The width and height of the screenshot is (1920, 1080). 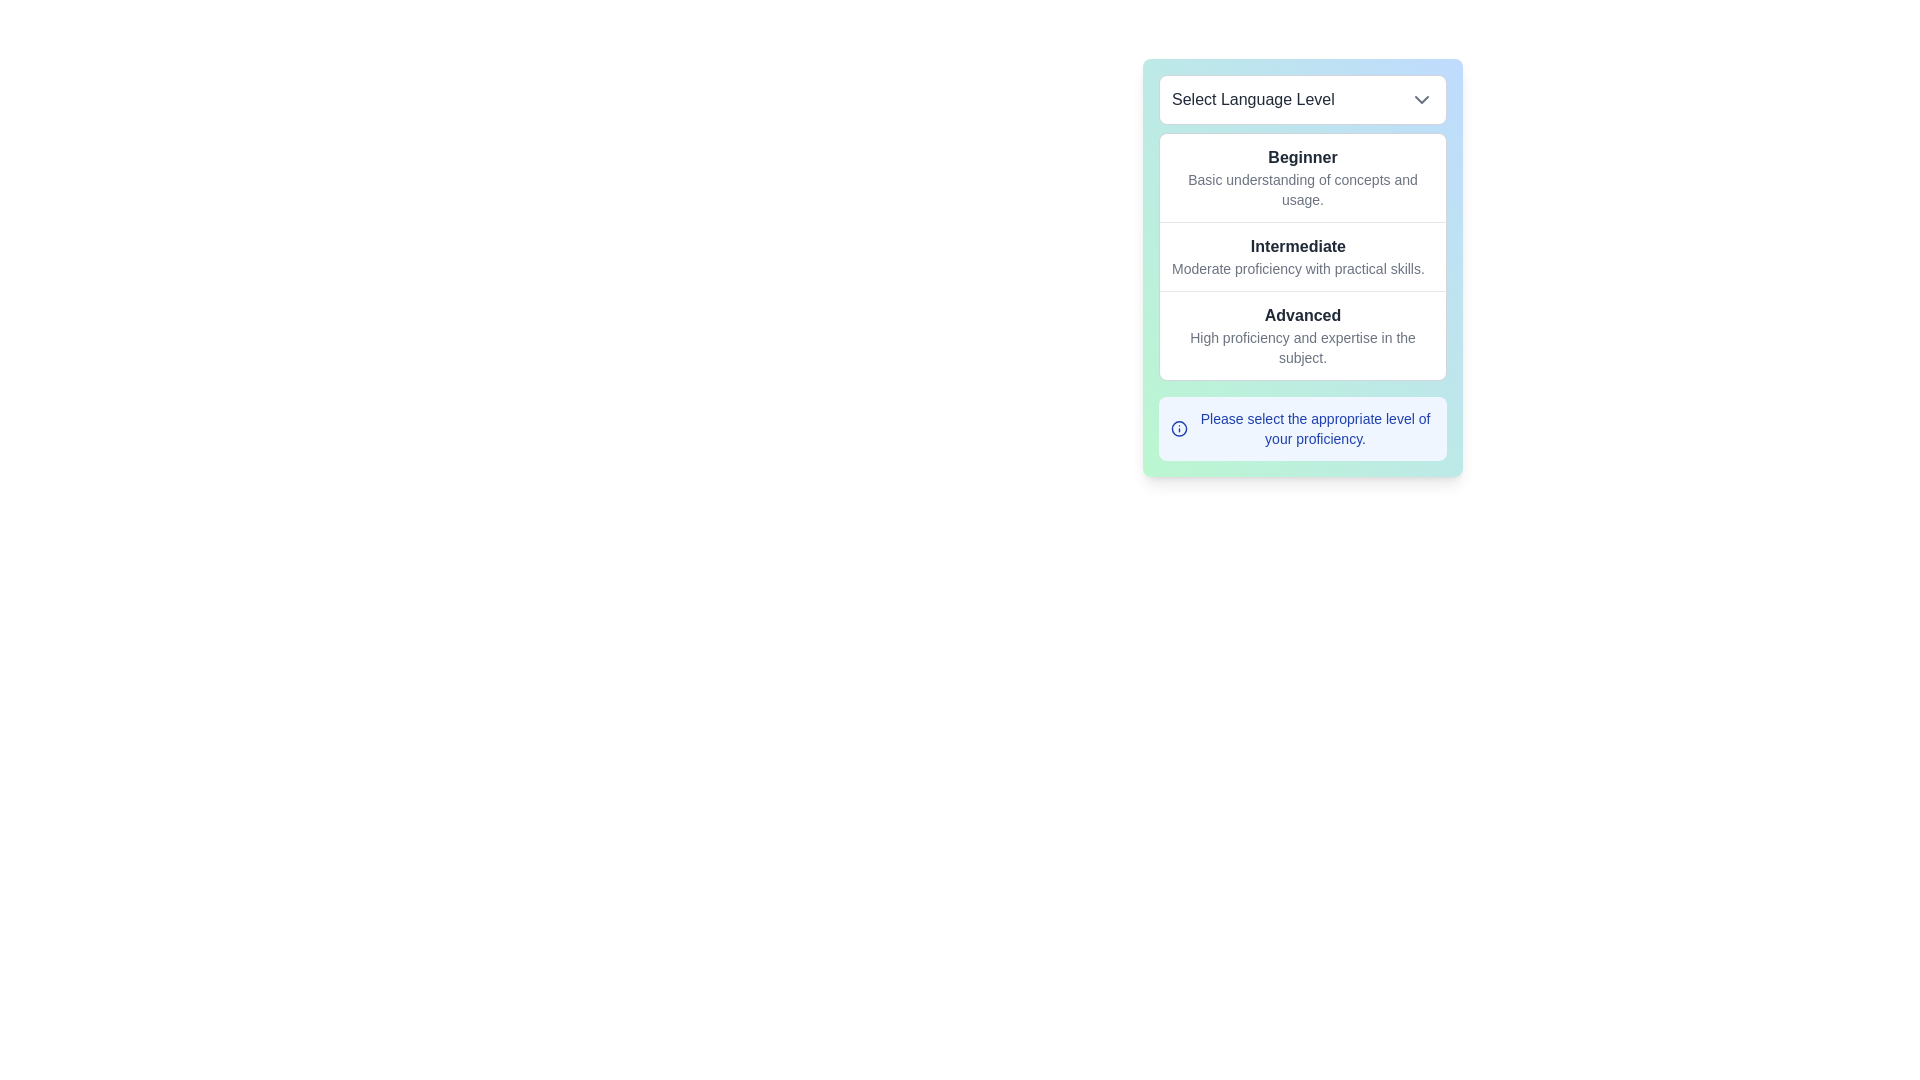 I want to click on the blue circular Informational Icon that precedes the text 'Please select the appropriate level of your proficiency.' for more context, so click(x=1179, y=427).